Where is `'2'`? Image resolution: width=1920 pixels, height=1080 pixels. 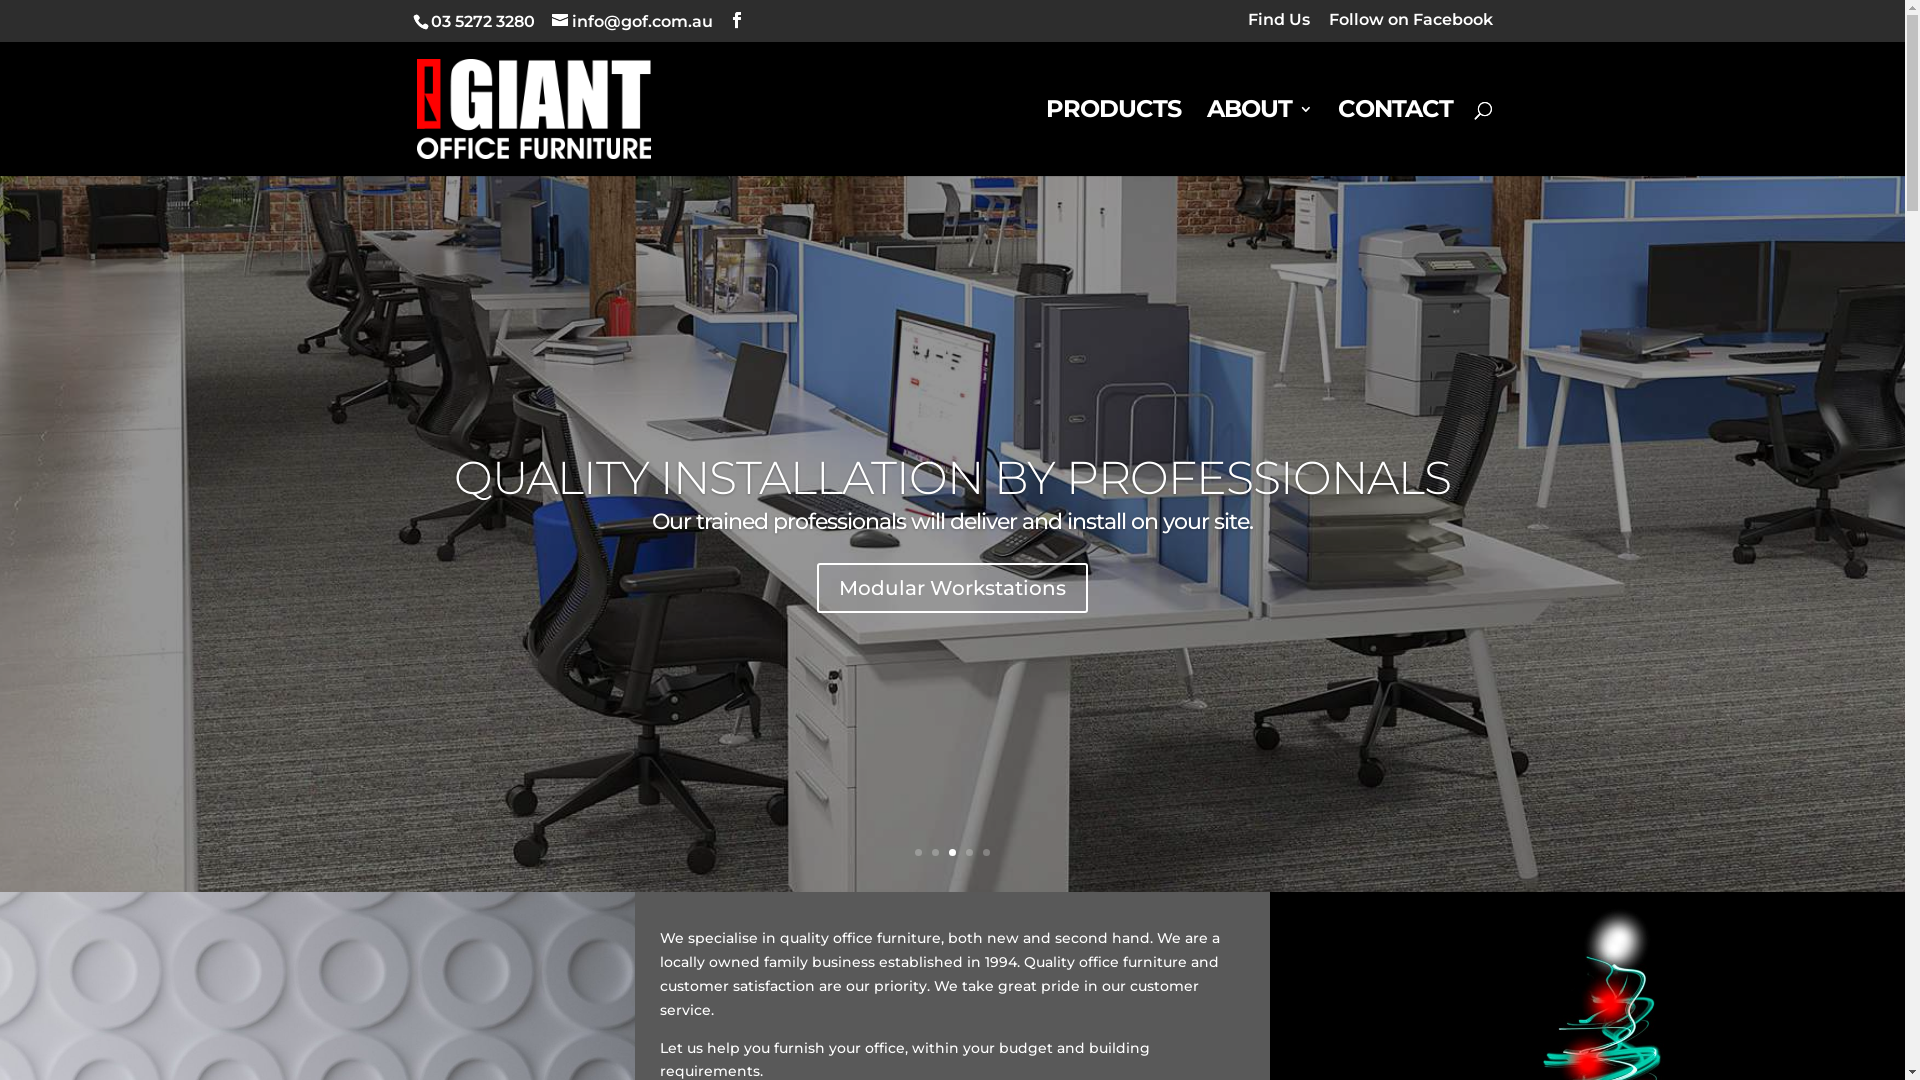
'2' is located at coordinates (930, 852).